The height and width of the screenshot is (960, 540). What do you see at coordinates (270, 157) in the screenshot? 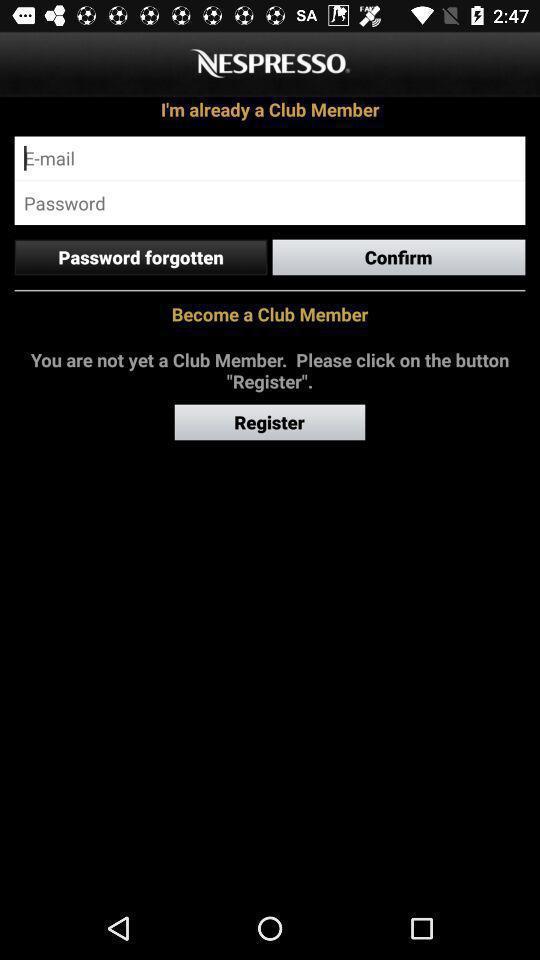
I see `login email` at bounding box center [270, 157].